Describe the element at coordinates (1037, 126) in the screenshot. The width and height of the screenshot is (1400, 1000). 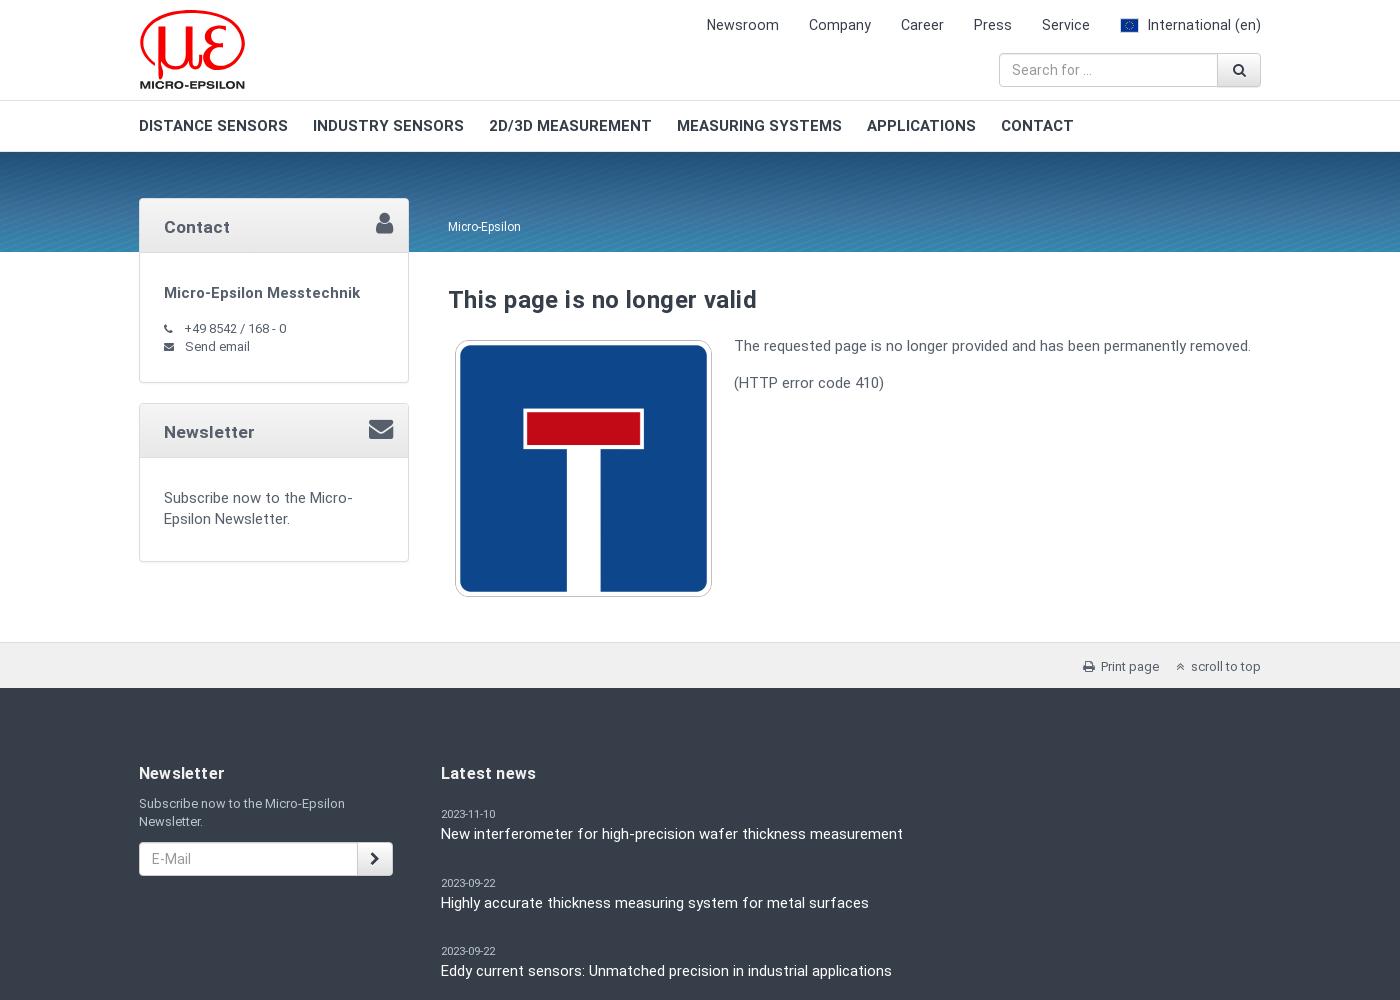
I see `'CONTACT'` at that location.